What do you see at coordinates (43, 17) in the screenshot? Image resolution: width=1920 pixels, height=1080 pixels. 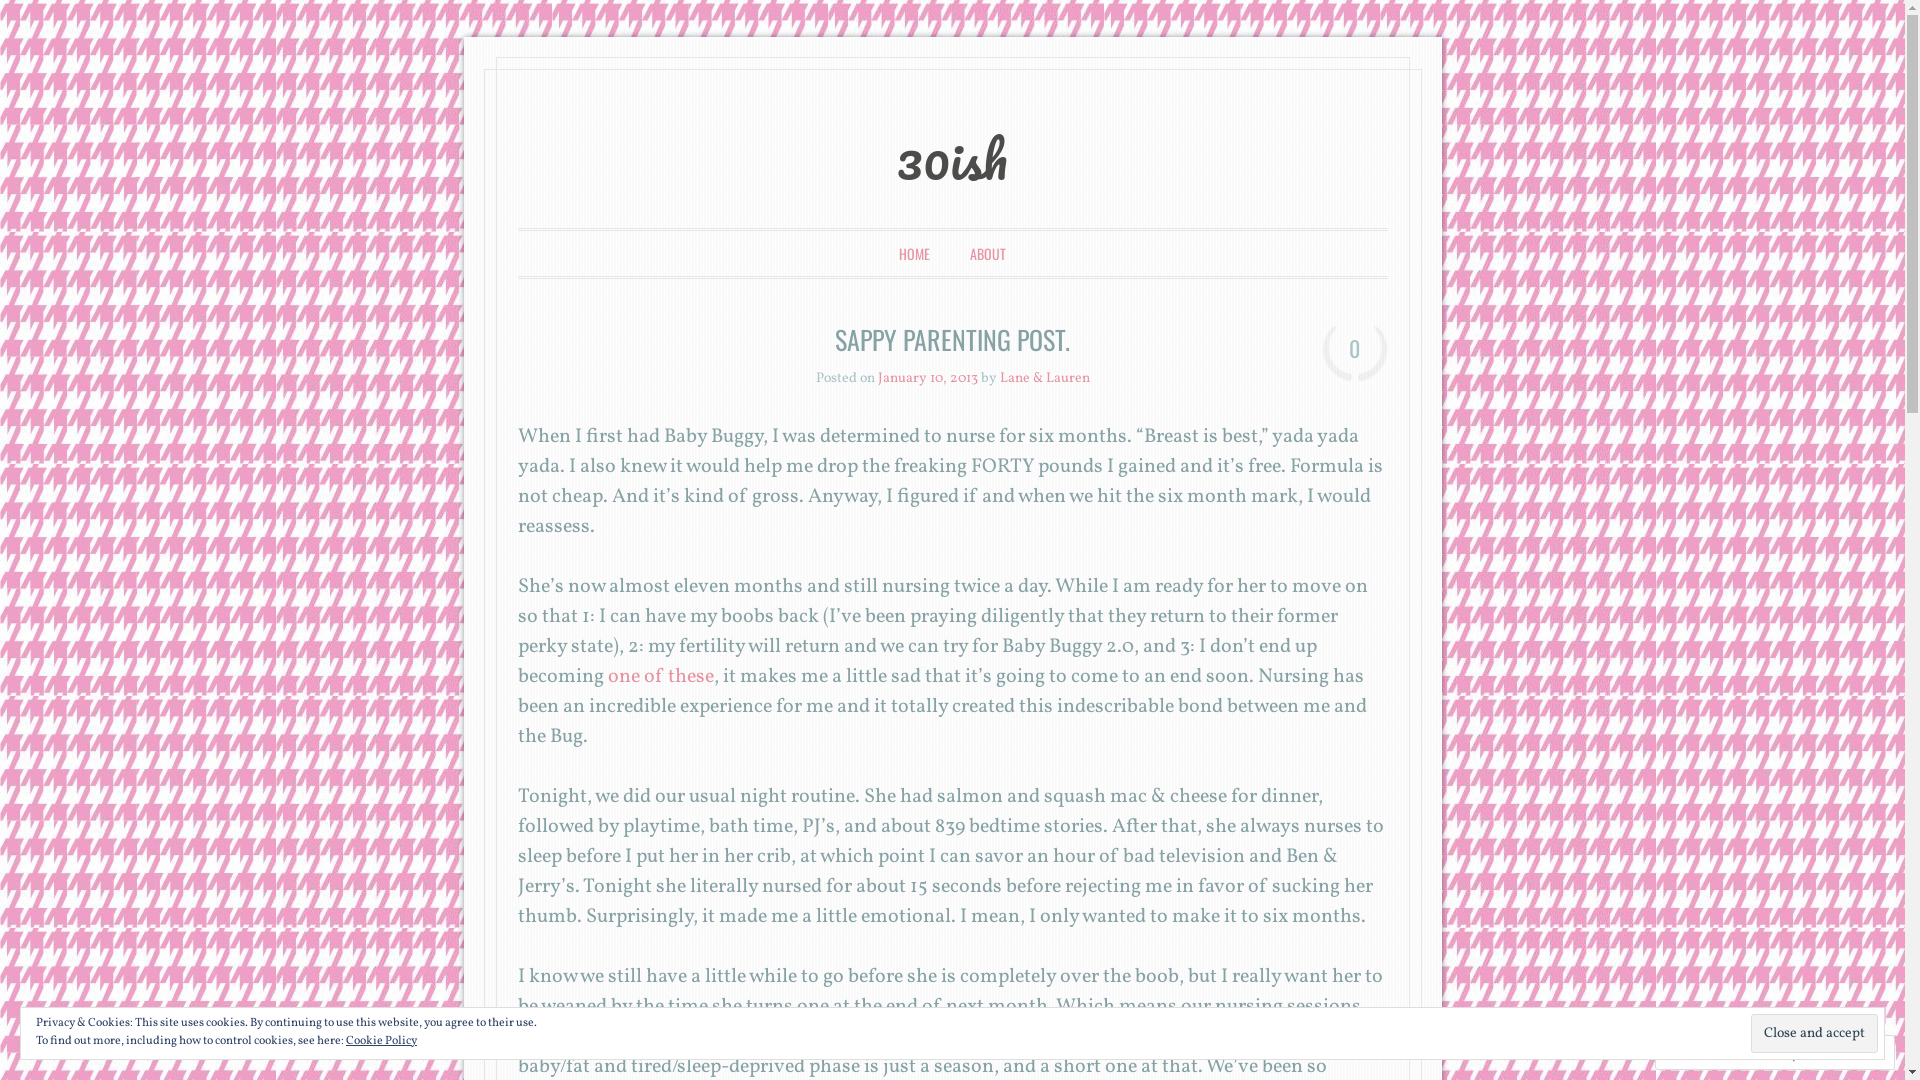 I see `'Search'` at bounding box center [43, 17].